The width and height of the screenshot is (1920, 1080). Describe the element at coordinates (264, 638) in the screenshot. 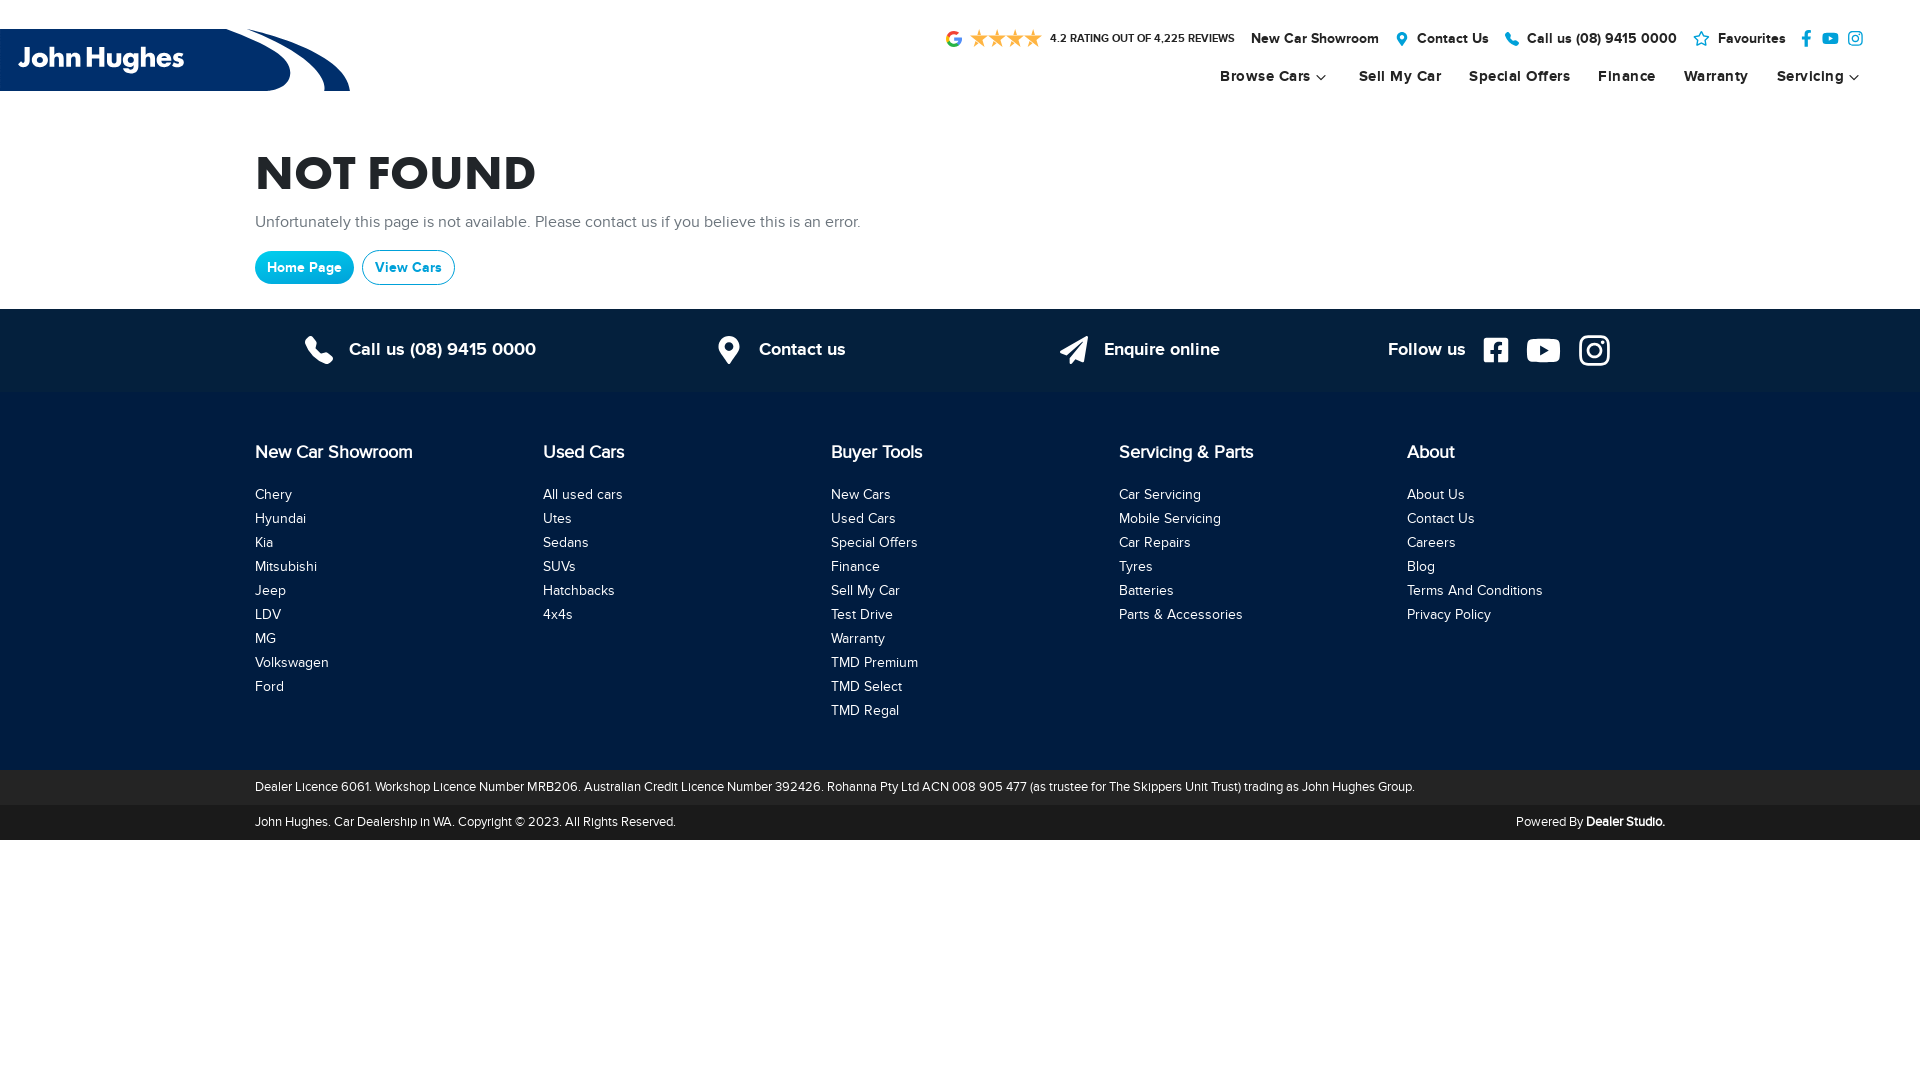

I see `'MG'` at that location.